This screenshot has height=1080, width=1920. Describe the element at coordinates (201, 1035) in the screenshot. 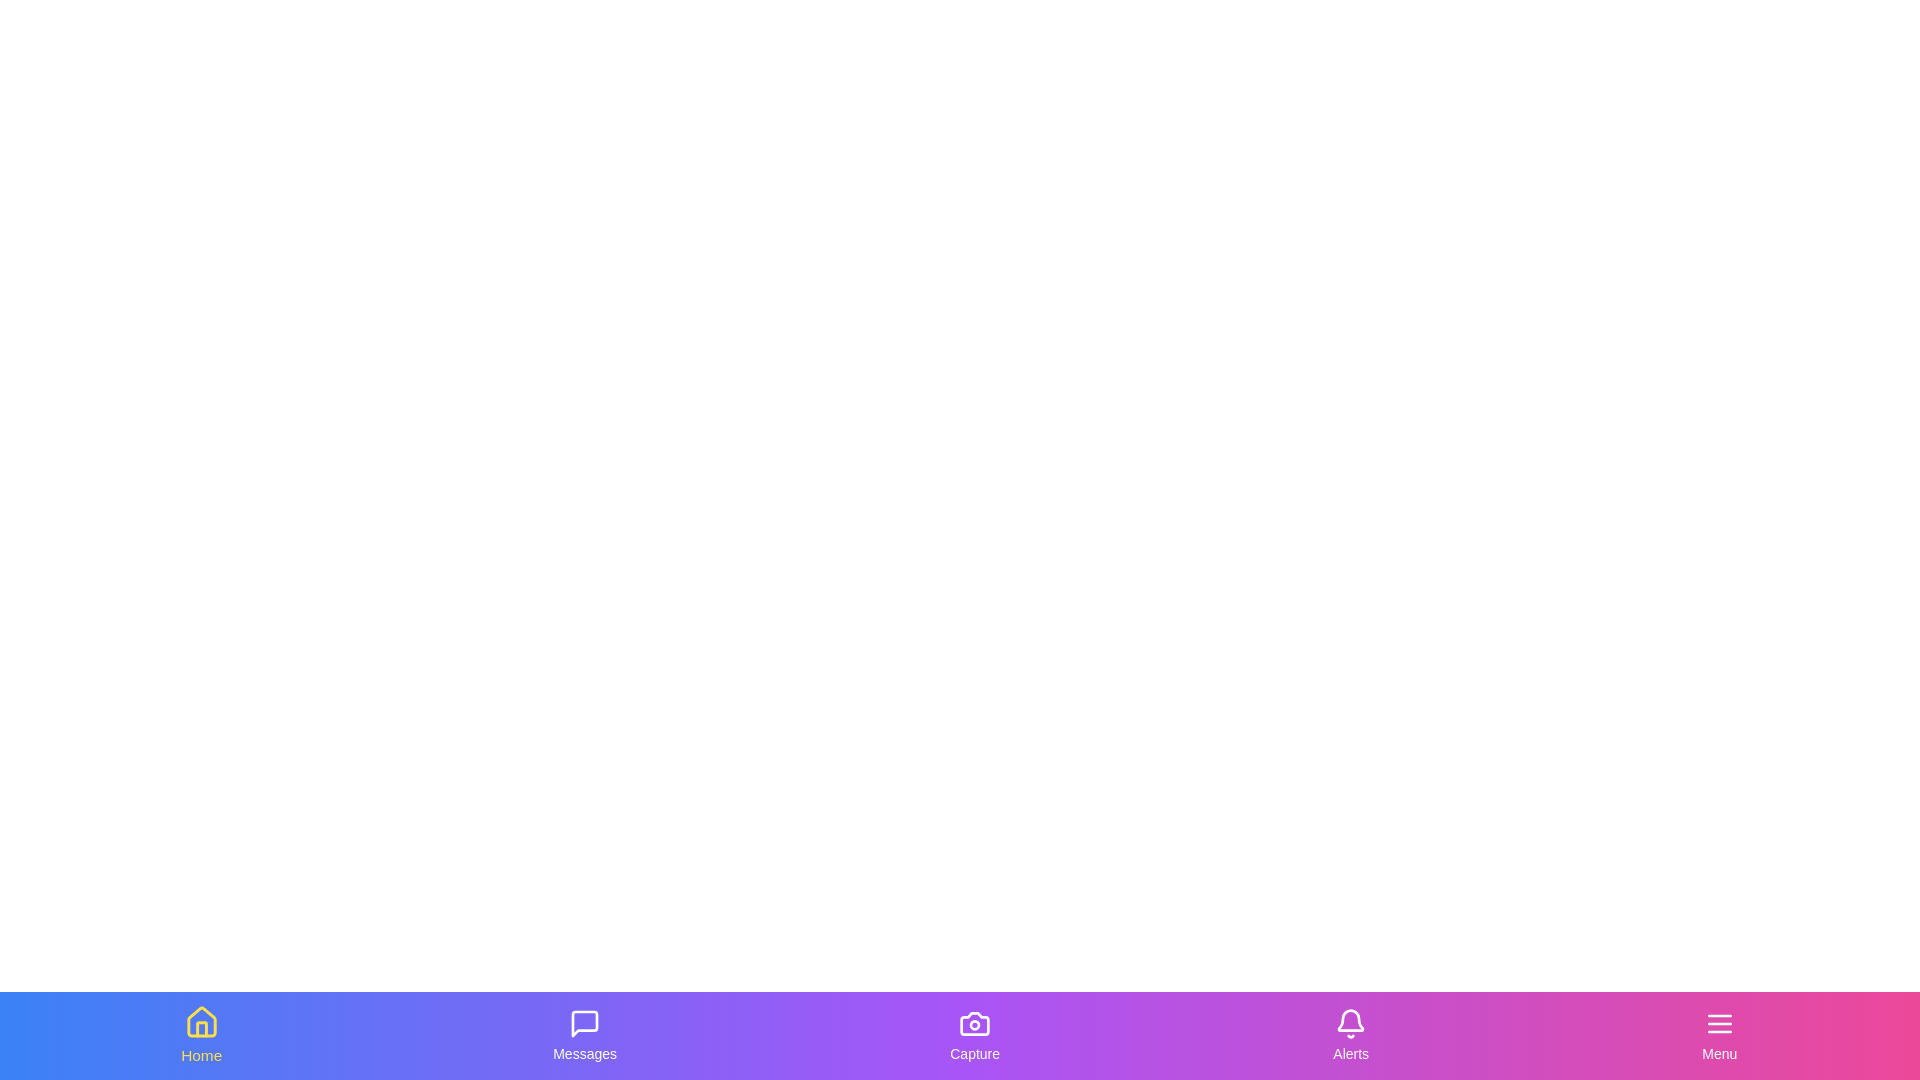

I see `the Home tab by clicking on its icon or label` at that location.